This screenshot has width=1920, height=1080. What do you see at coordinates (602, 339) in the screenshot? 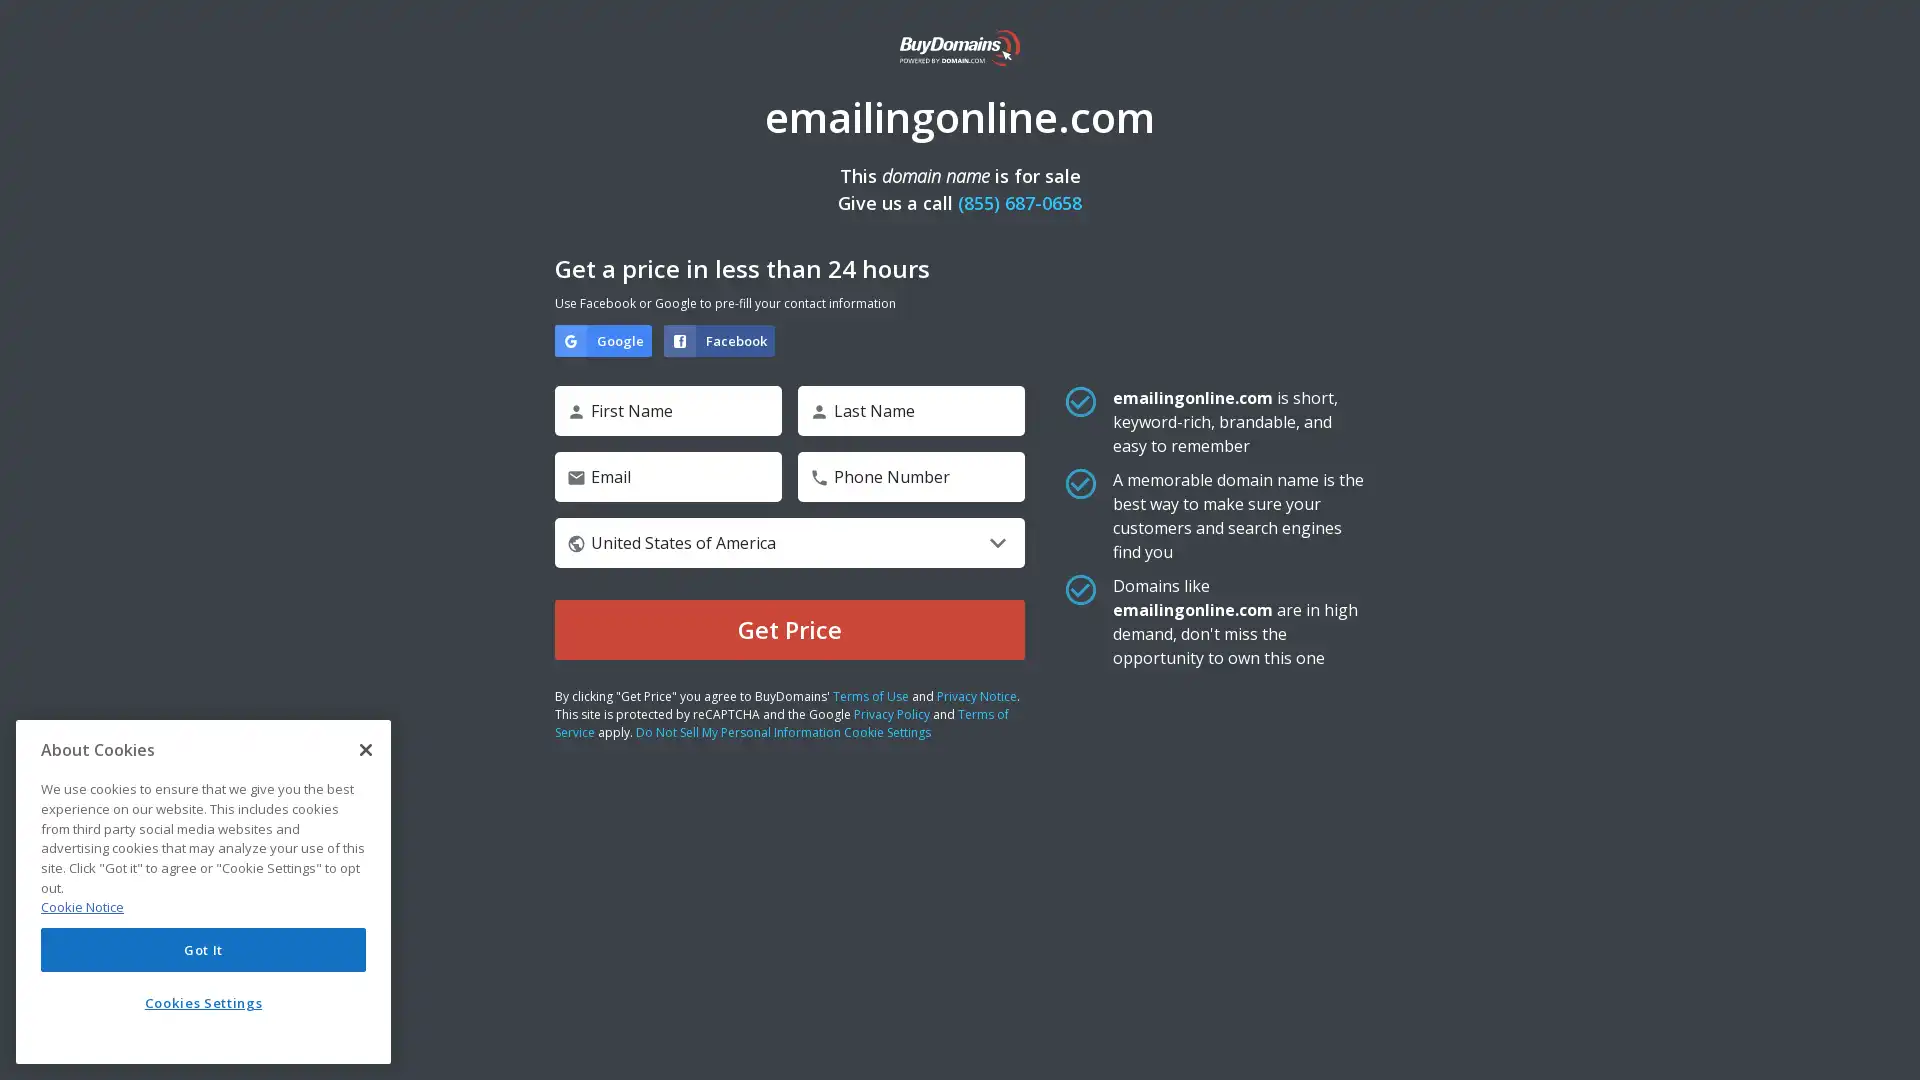
I see `Google` at bounding box center [602, 339].